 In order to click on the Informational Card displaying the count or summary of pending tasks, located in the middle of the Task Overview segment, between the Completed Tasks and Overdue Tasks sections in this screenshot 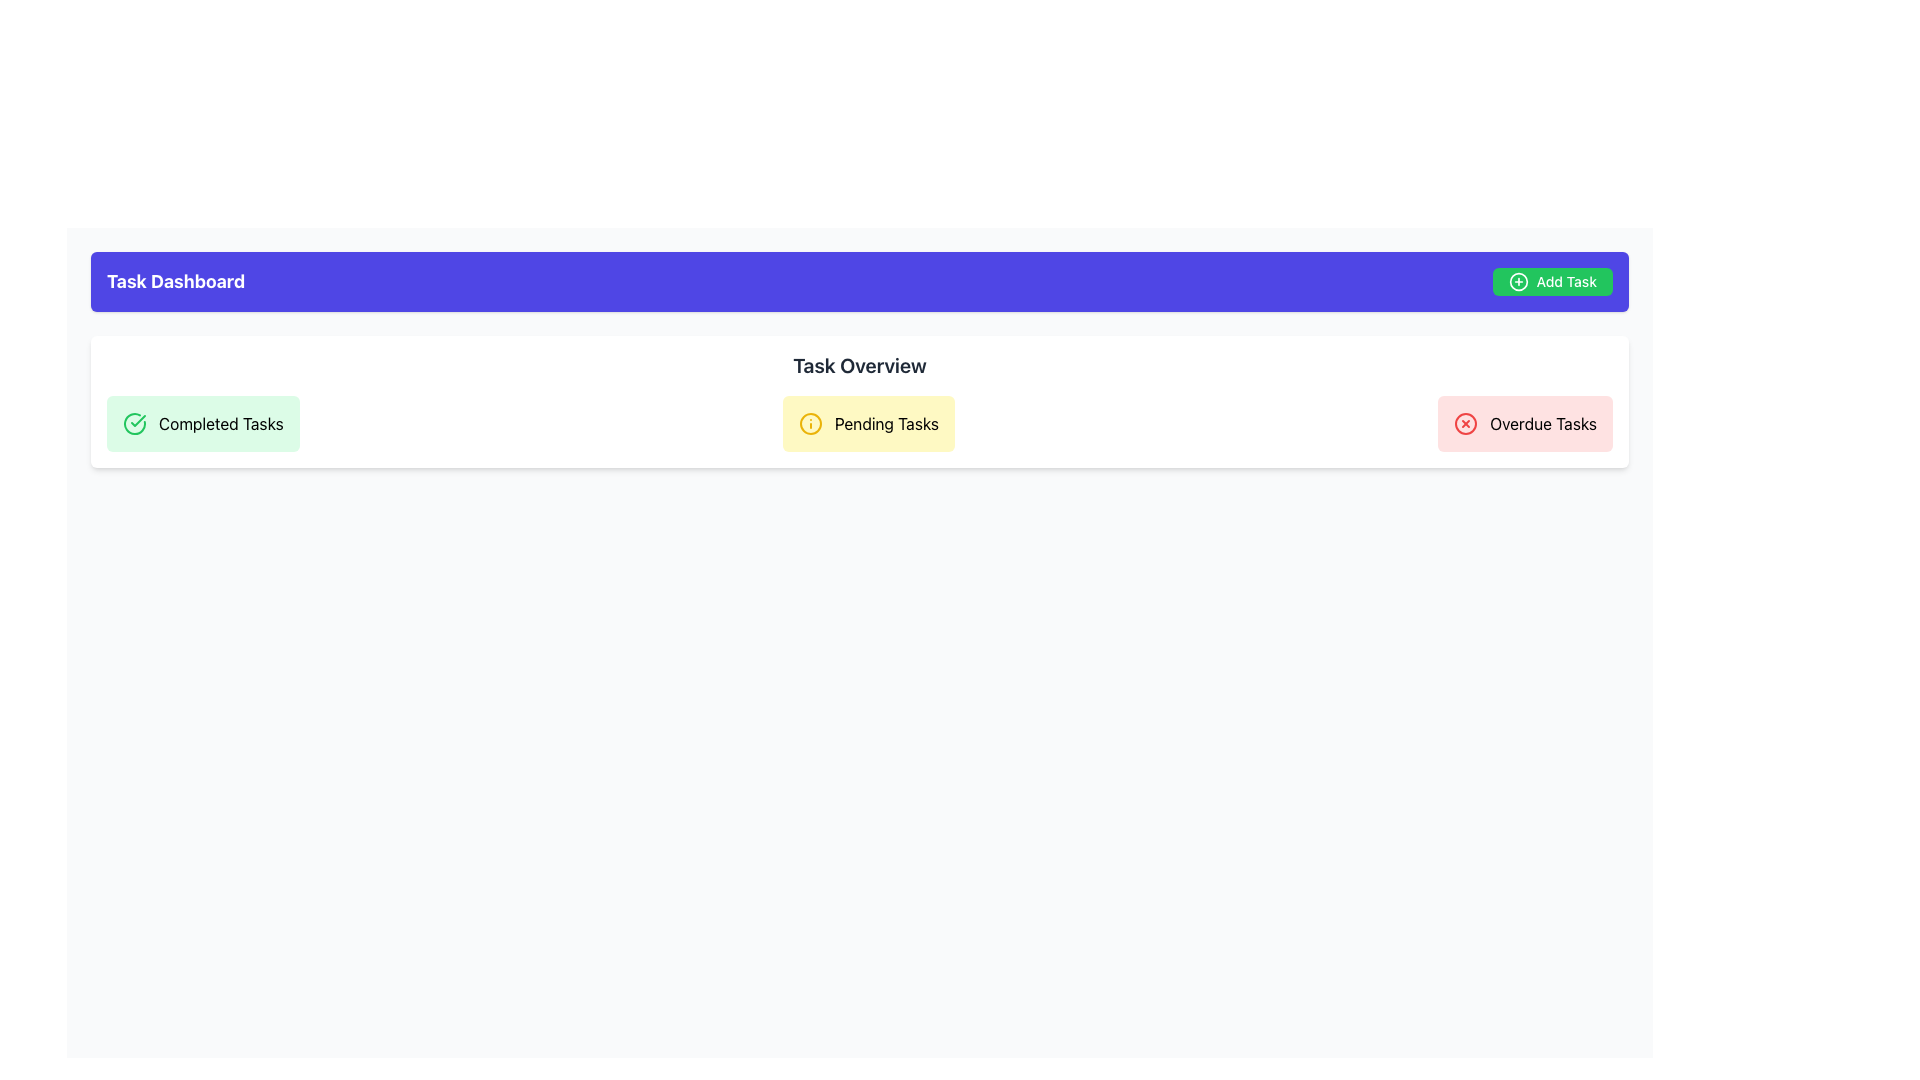, I will do `click(859, 423)`.